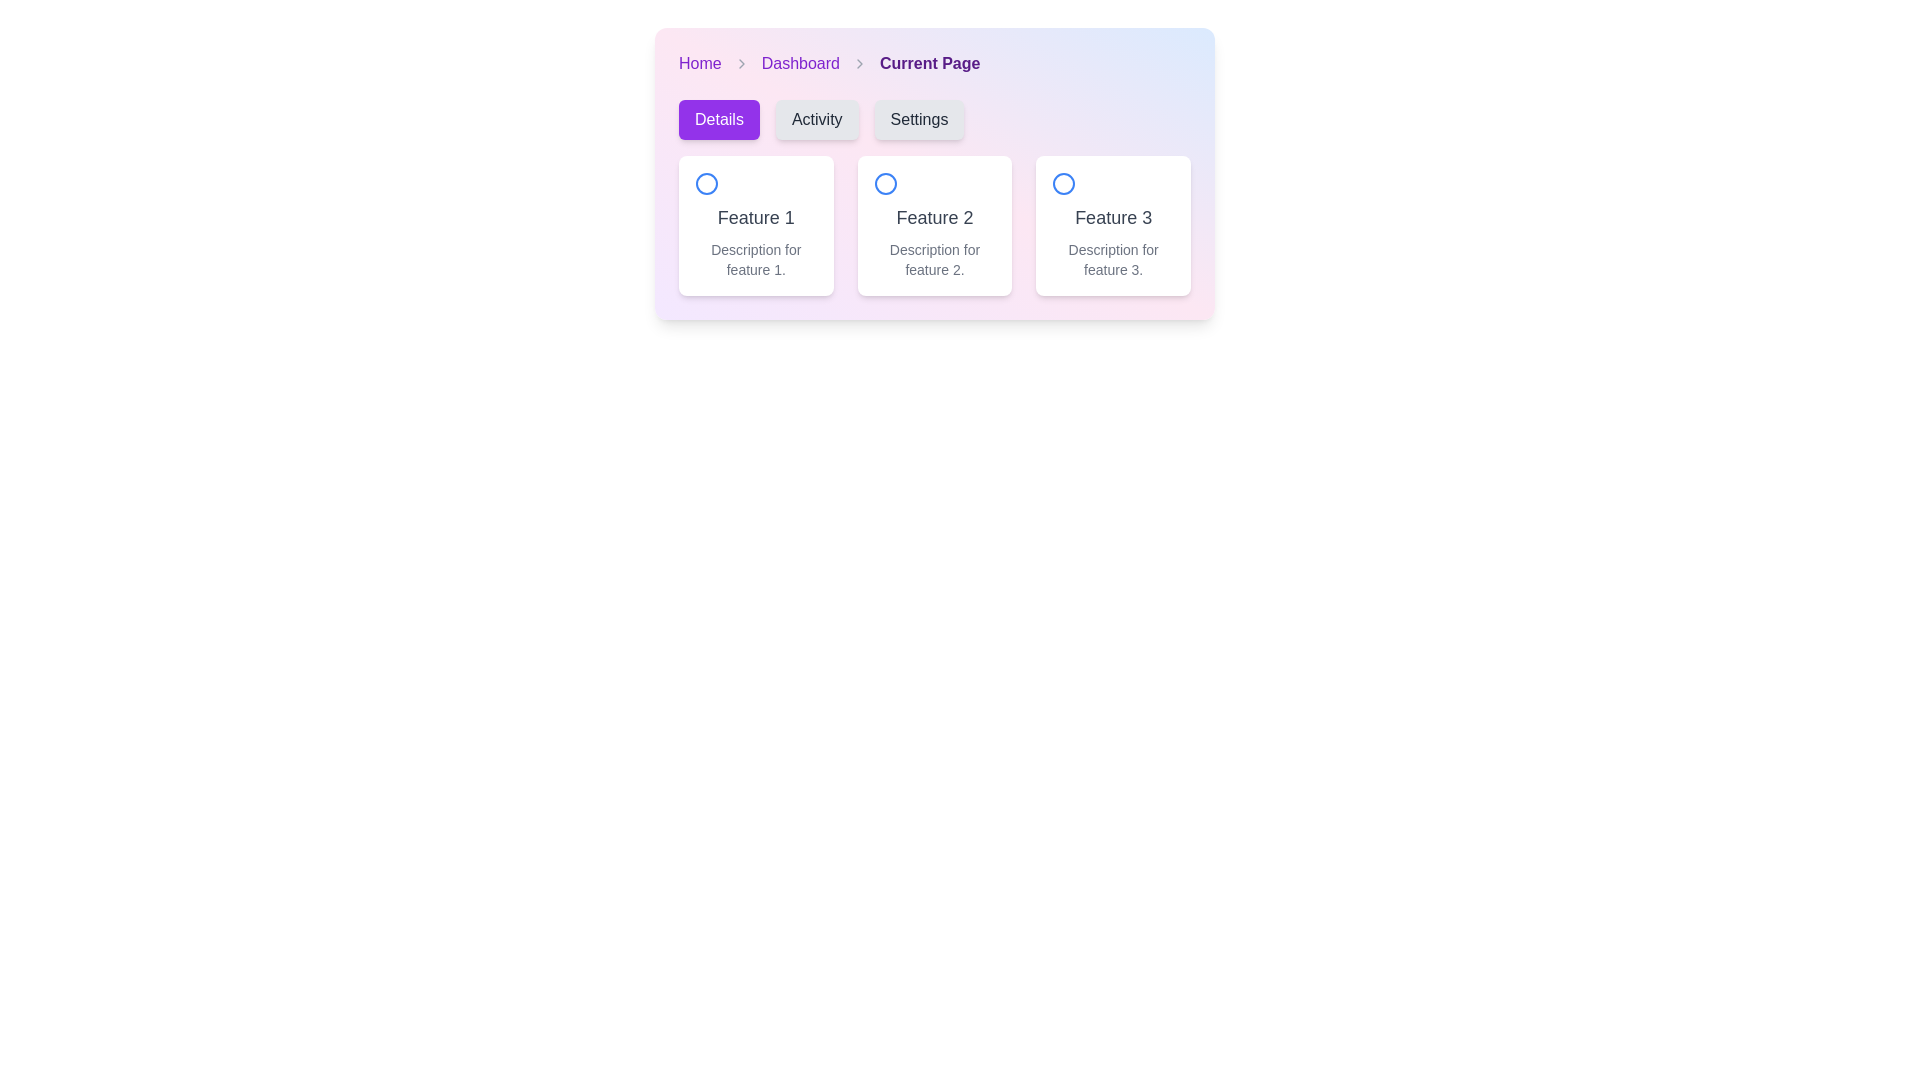 The image size is (1920, 1080). Describe the element at coordinates (934, 225) in the screenshot. I see `the 'Feature 2' card` at that location.